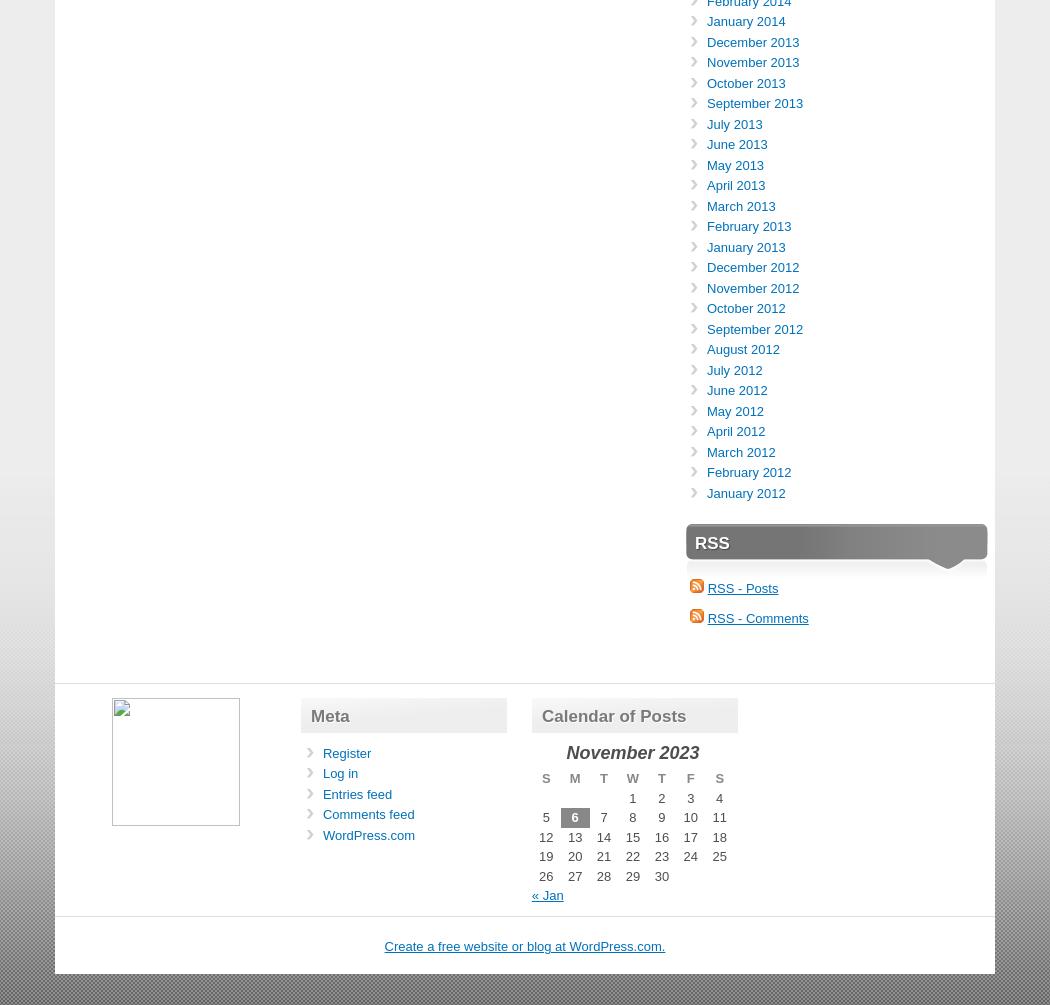 The image size is (1050, 1005). I want to click on 'May 2012', so click(706, 410).